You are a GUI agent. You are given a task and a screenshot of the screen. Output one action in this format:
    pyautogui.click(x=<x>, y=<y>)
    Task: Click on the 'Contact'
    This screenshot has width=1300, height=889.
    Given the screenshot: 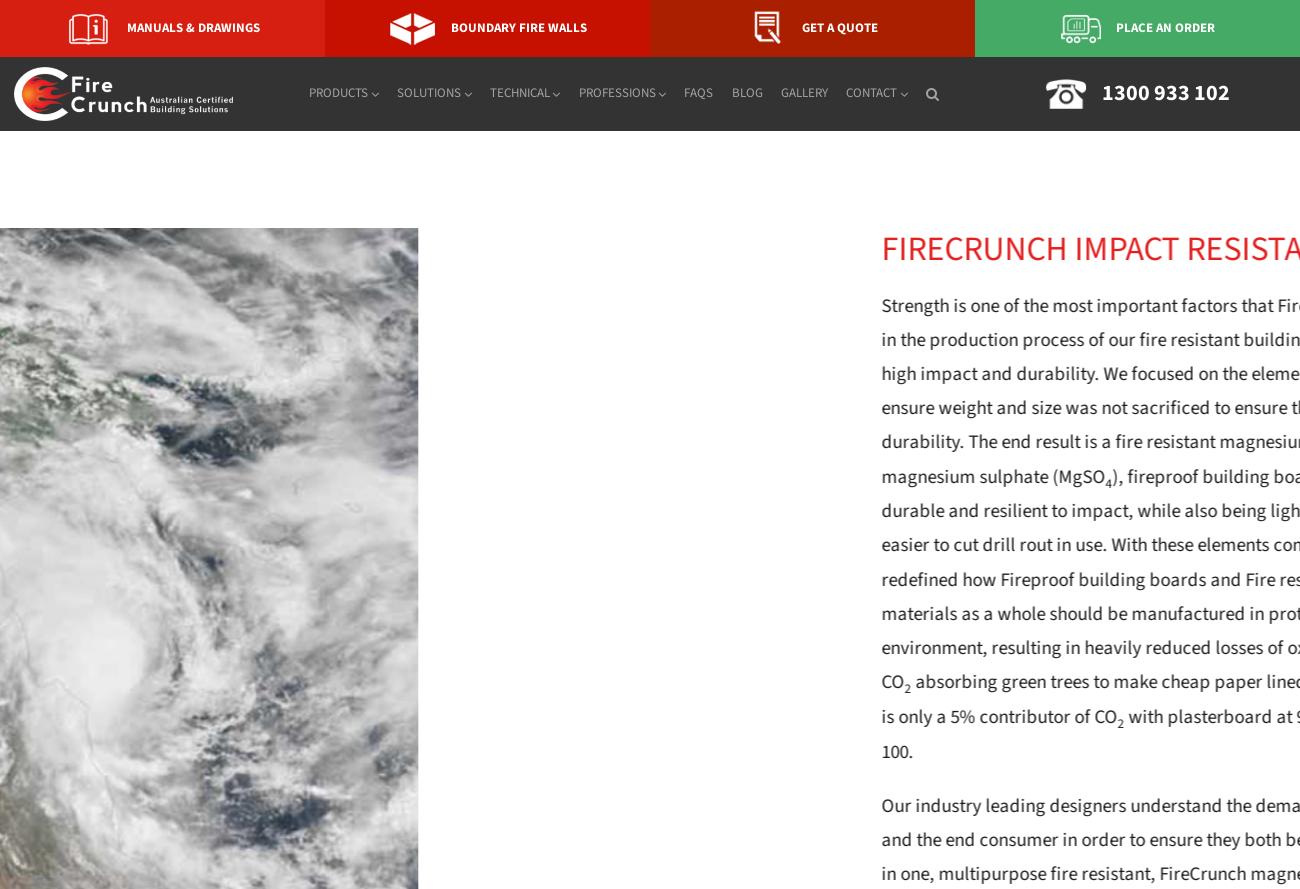 What is the action you would take?
    pyautogui.click(x=870, y=91)
    